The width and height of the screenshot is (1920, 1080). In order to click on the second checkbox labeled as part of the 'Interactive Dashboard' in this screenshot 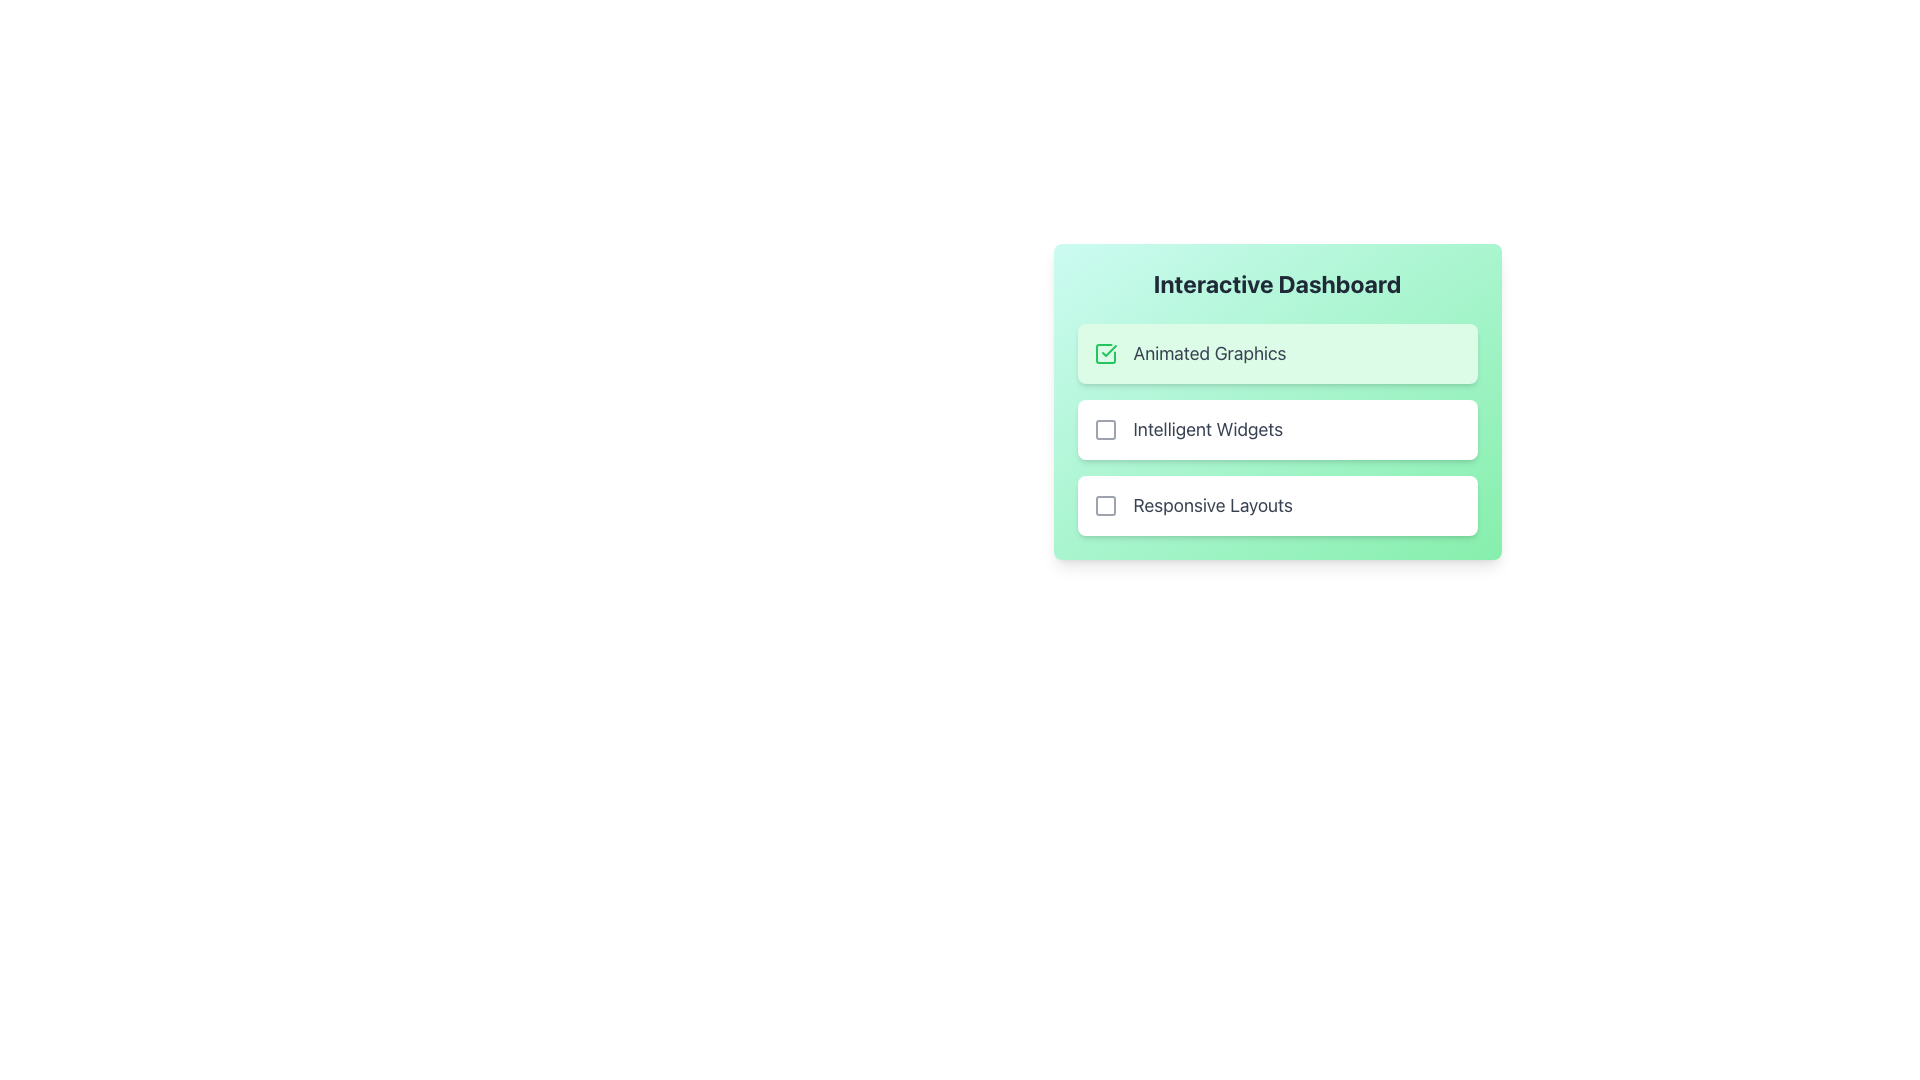, I will do `click(1188, 428)`.